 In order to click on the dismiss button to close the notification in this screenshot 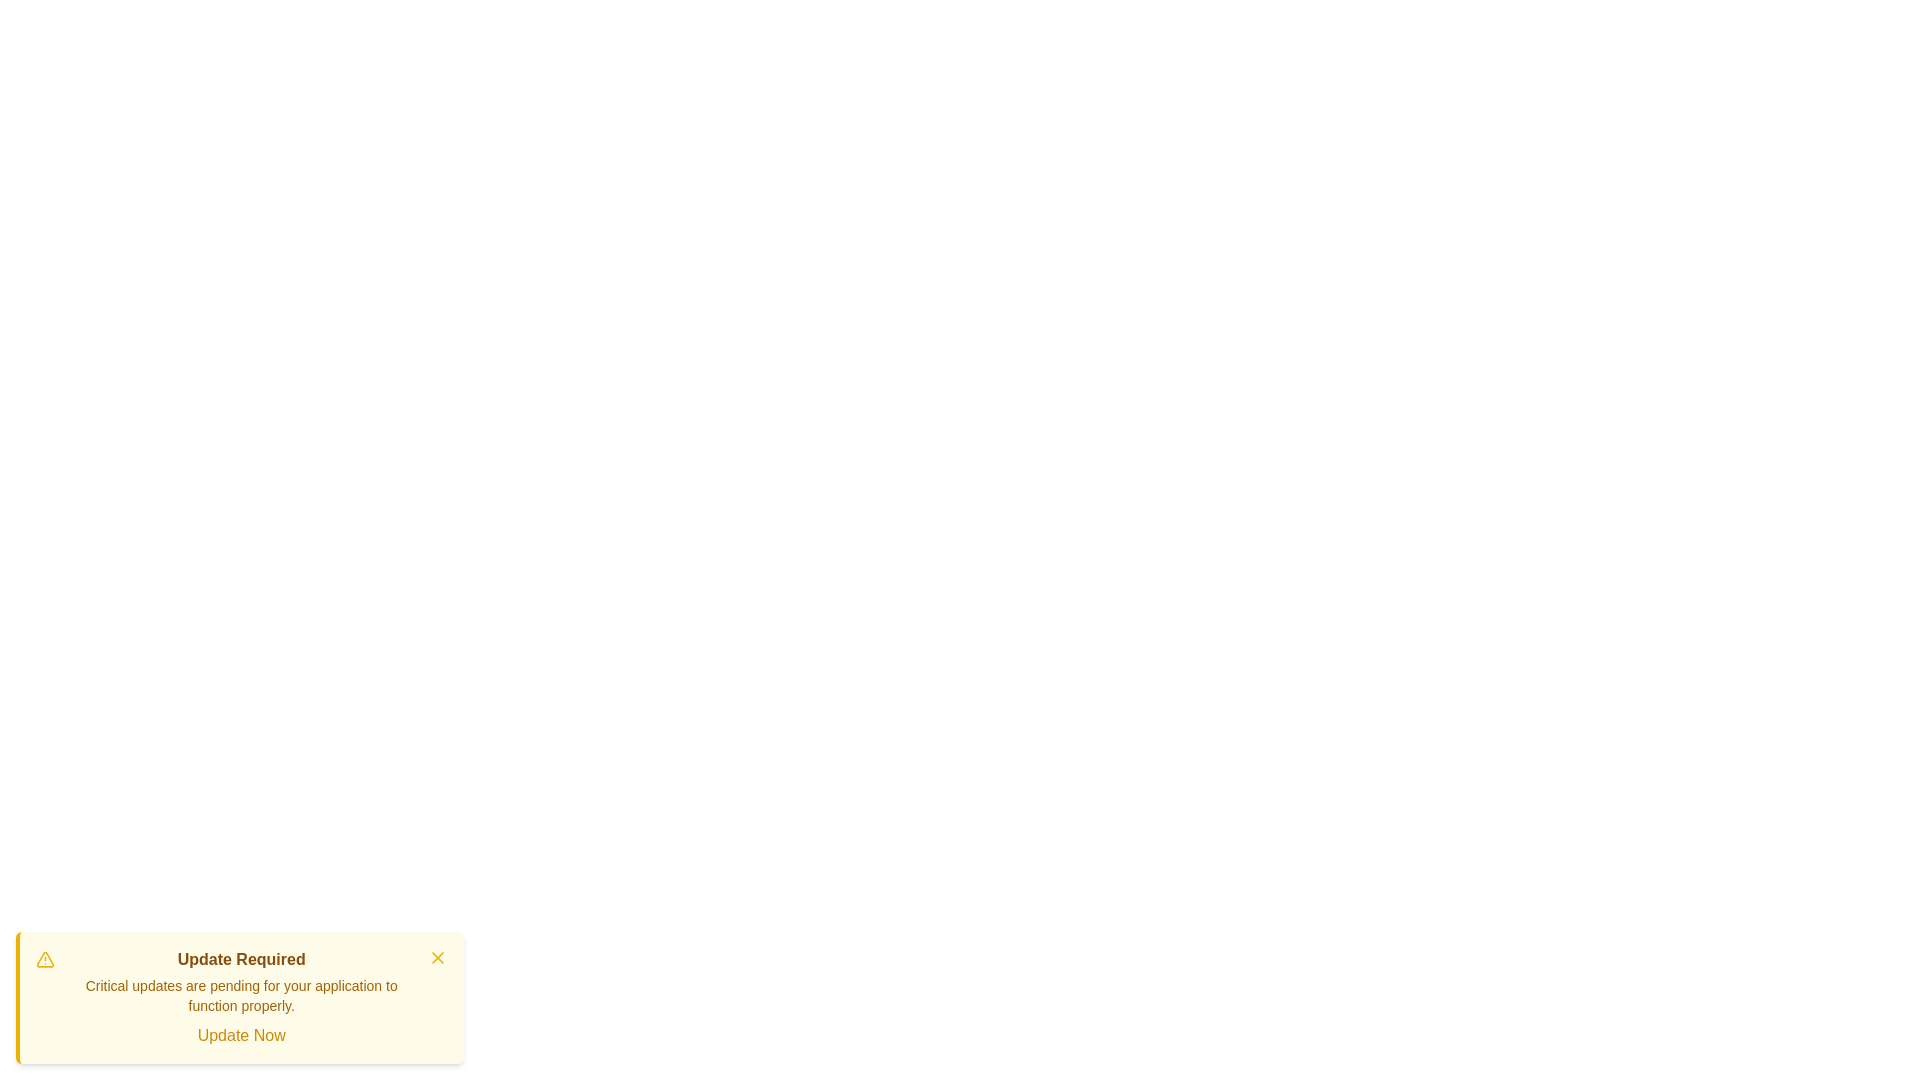, I will do `click(436, 956)`.